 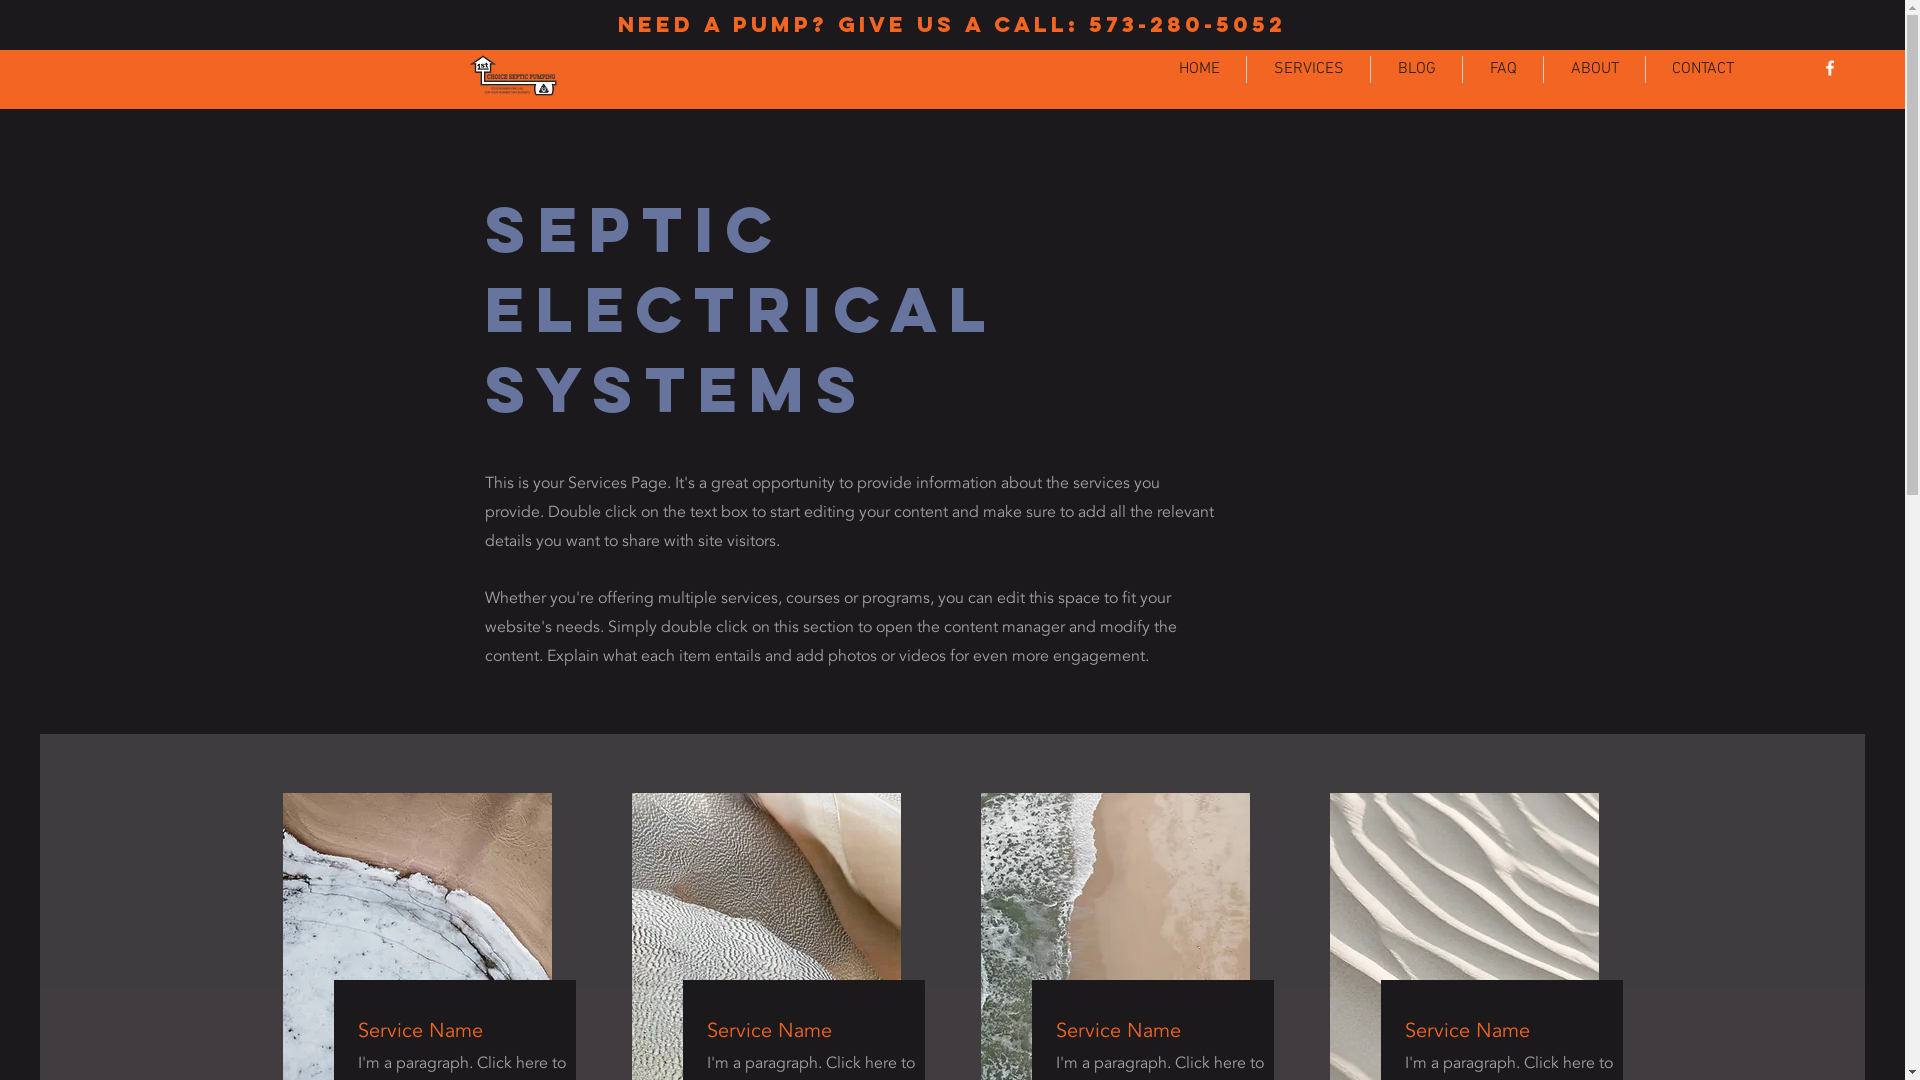 What do you see at coordinates (460, 74) in the screenshot?
I see `'1stChoiceLogo.png'` at bounding box center [460, 74].